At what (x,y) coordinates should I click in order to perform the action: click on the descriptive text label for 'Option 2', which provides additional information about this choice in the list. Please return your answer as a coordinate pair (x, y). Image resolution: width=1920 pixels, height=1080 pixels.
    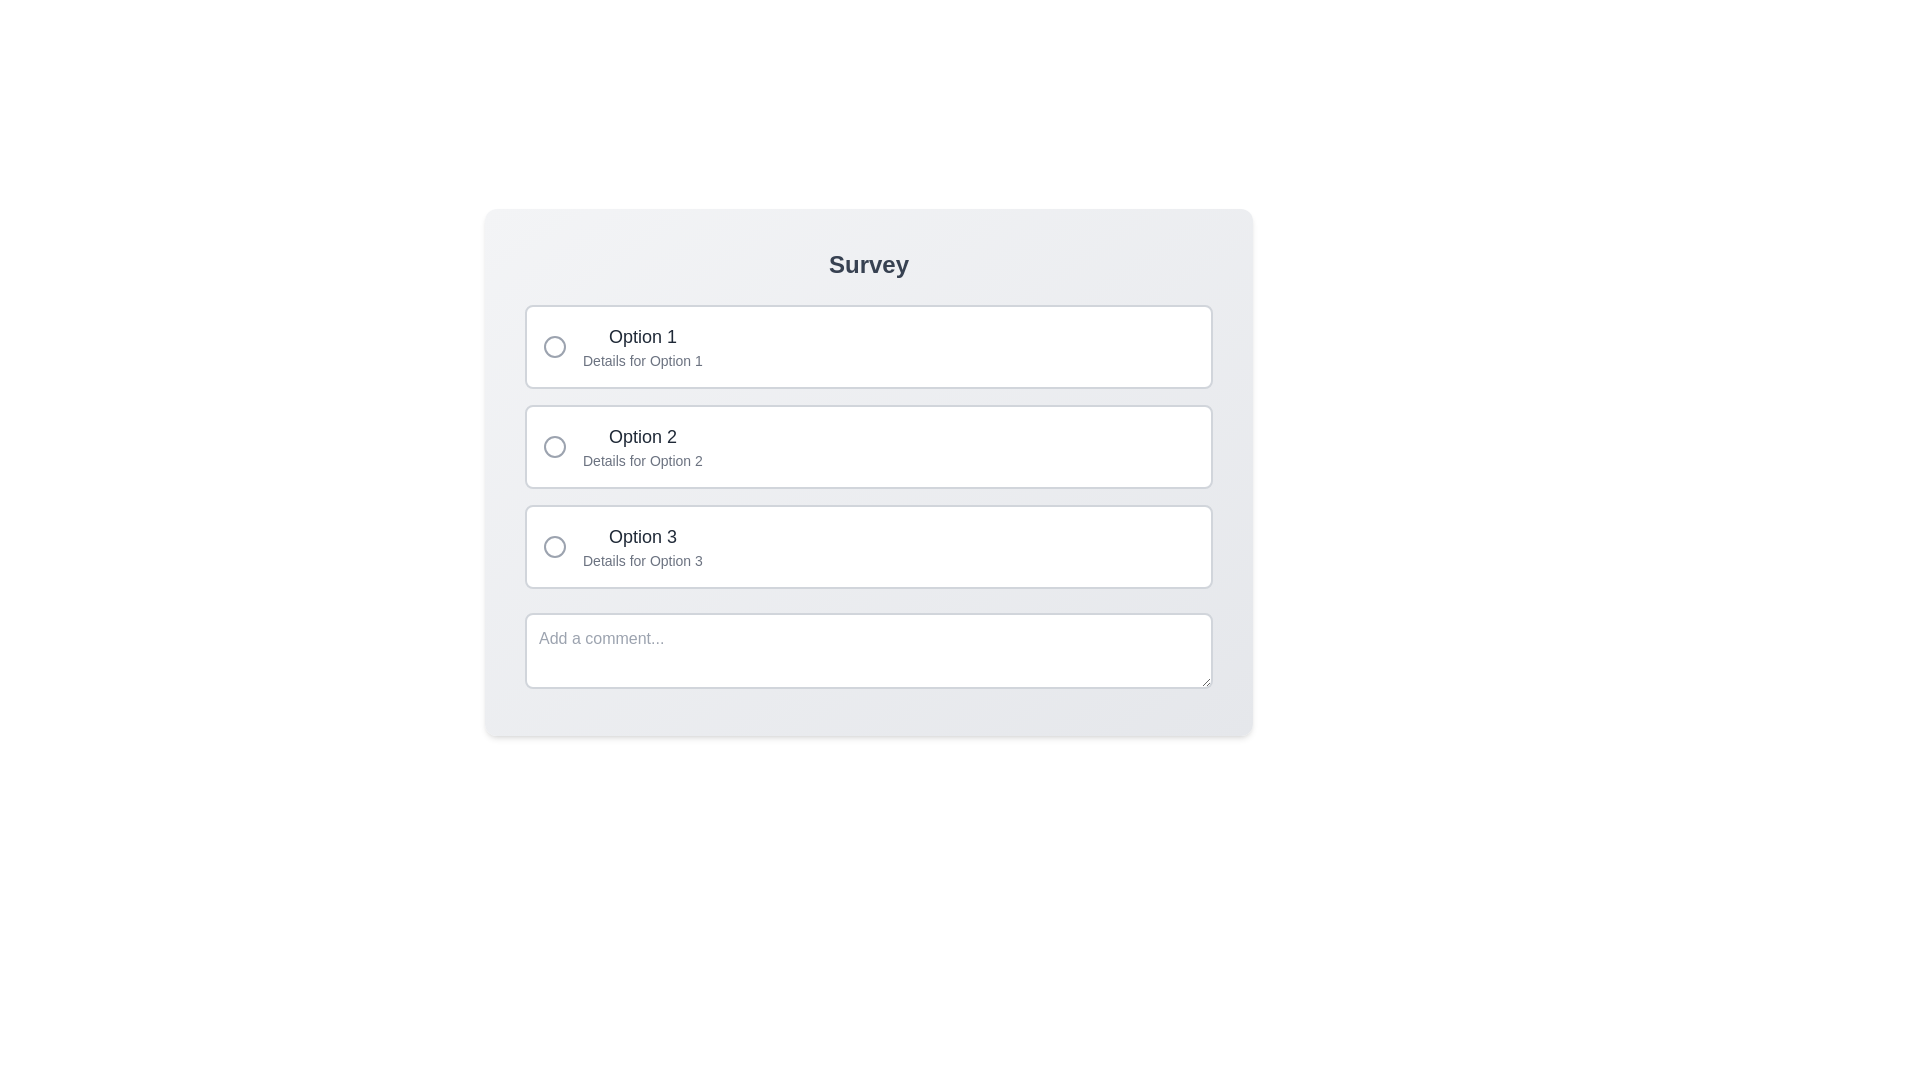
    Looking at the image, I should click on (643, 461).